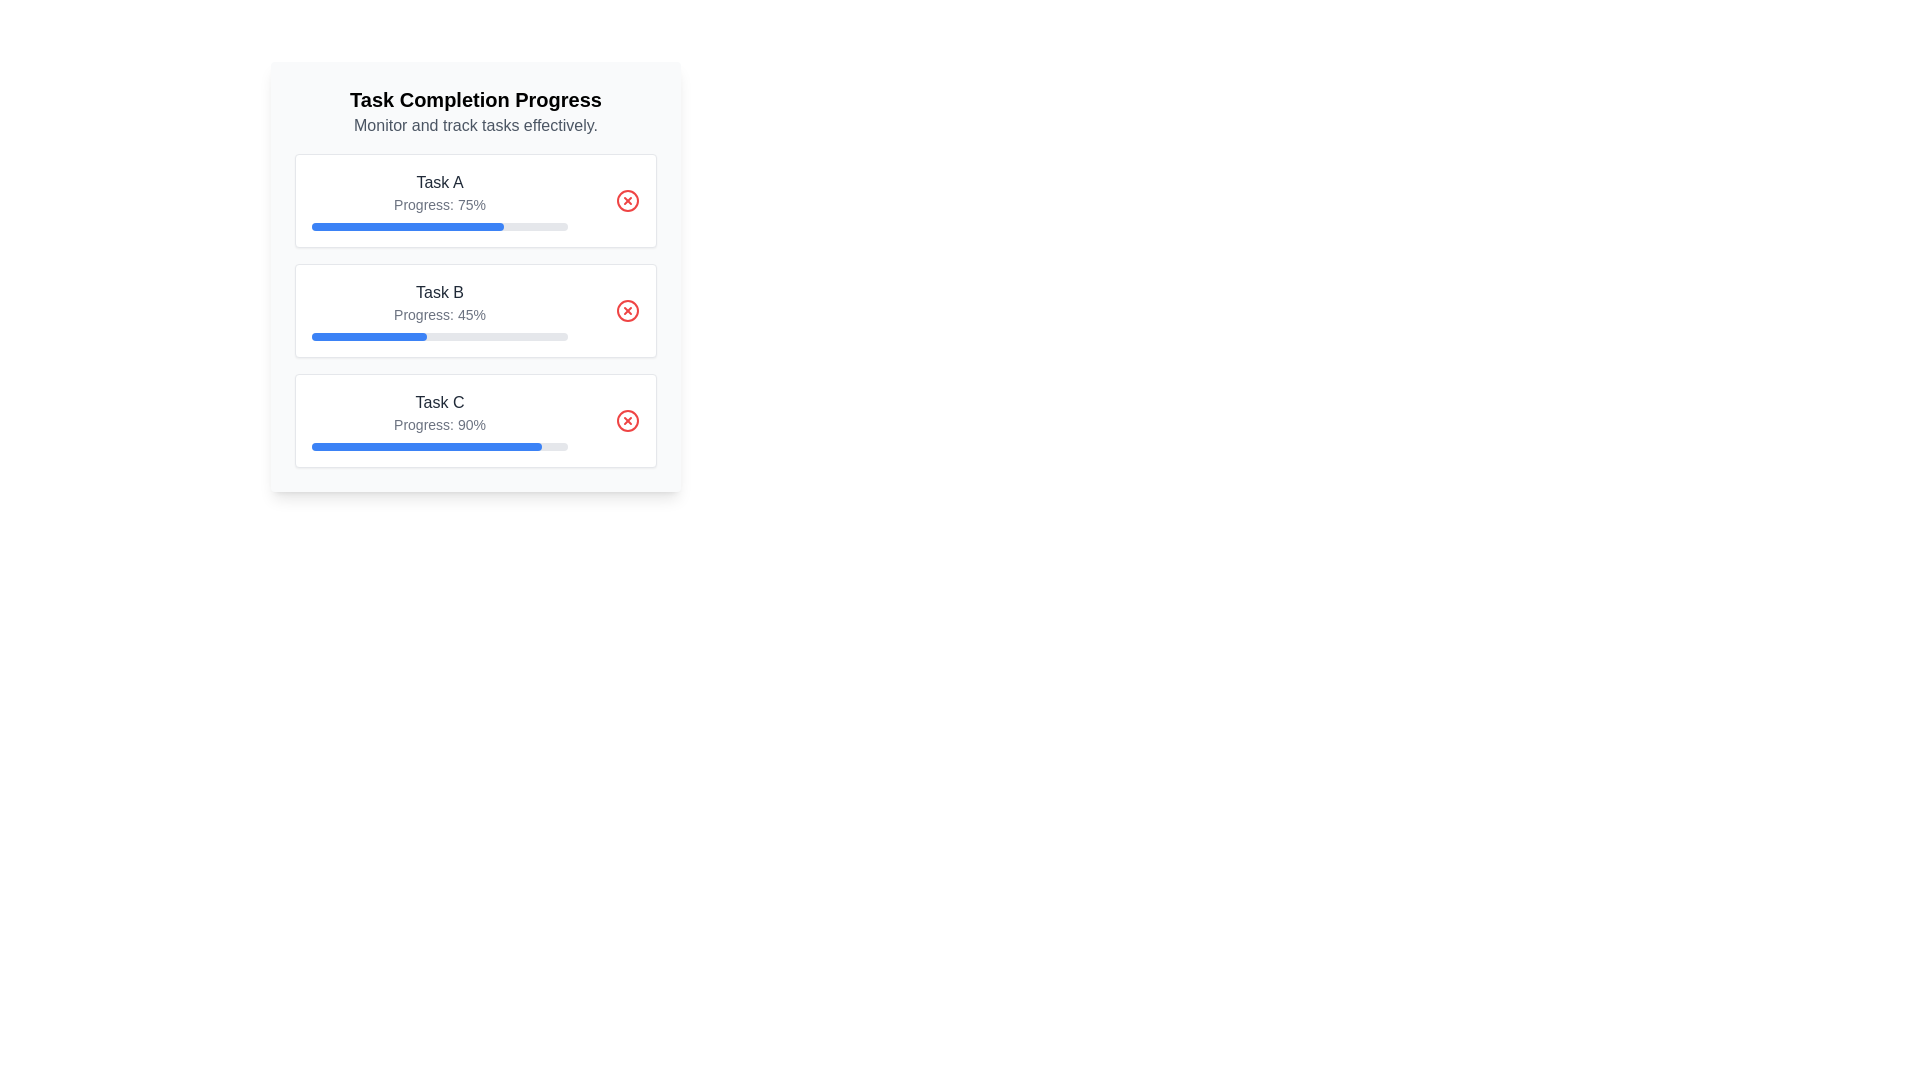  Describe the element at coordinates (426, 446) in the screenshot. I see `the blue progress indicator in the 'Task C' section, which shows 90% completion` at that location.